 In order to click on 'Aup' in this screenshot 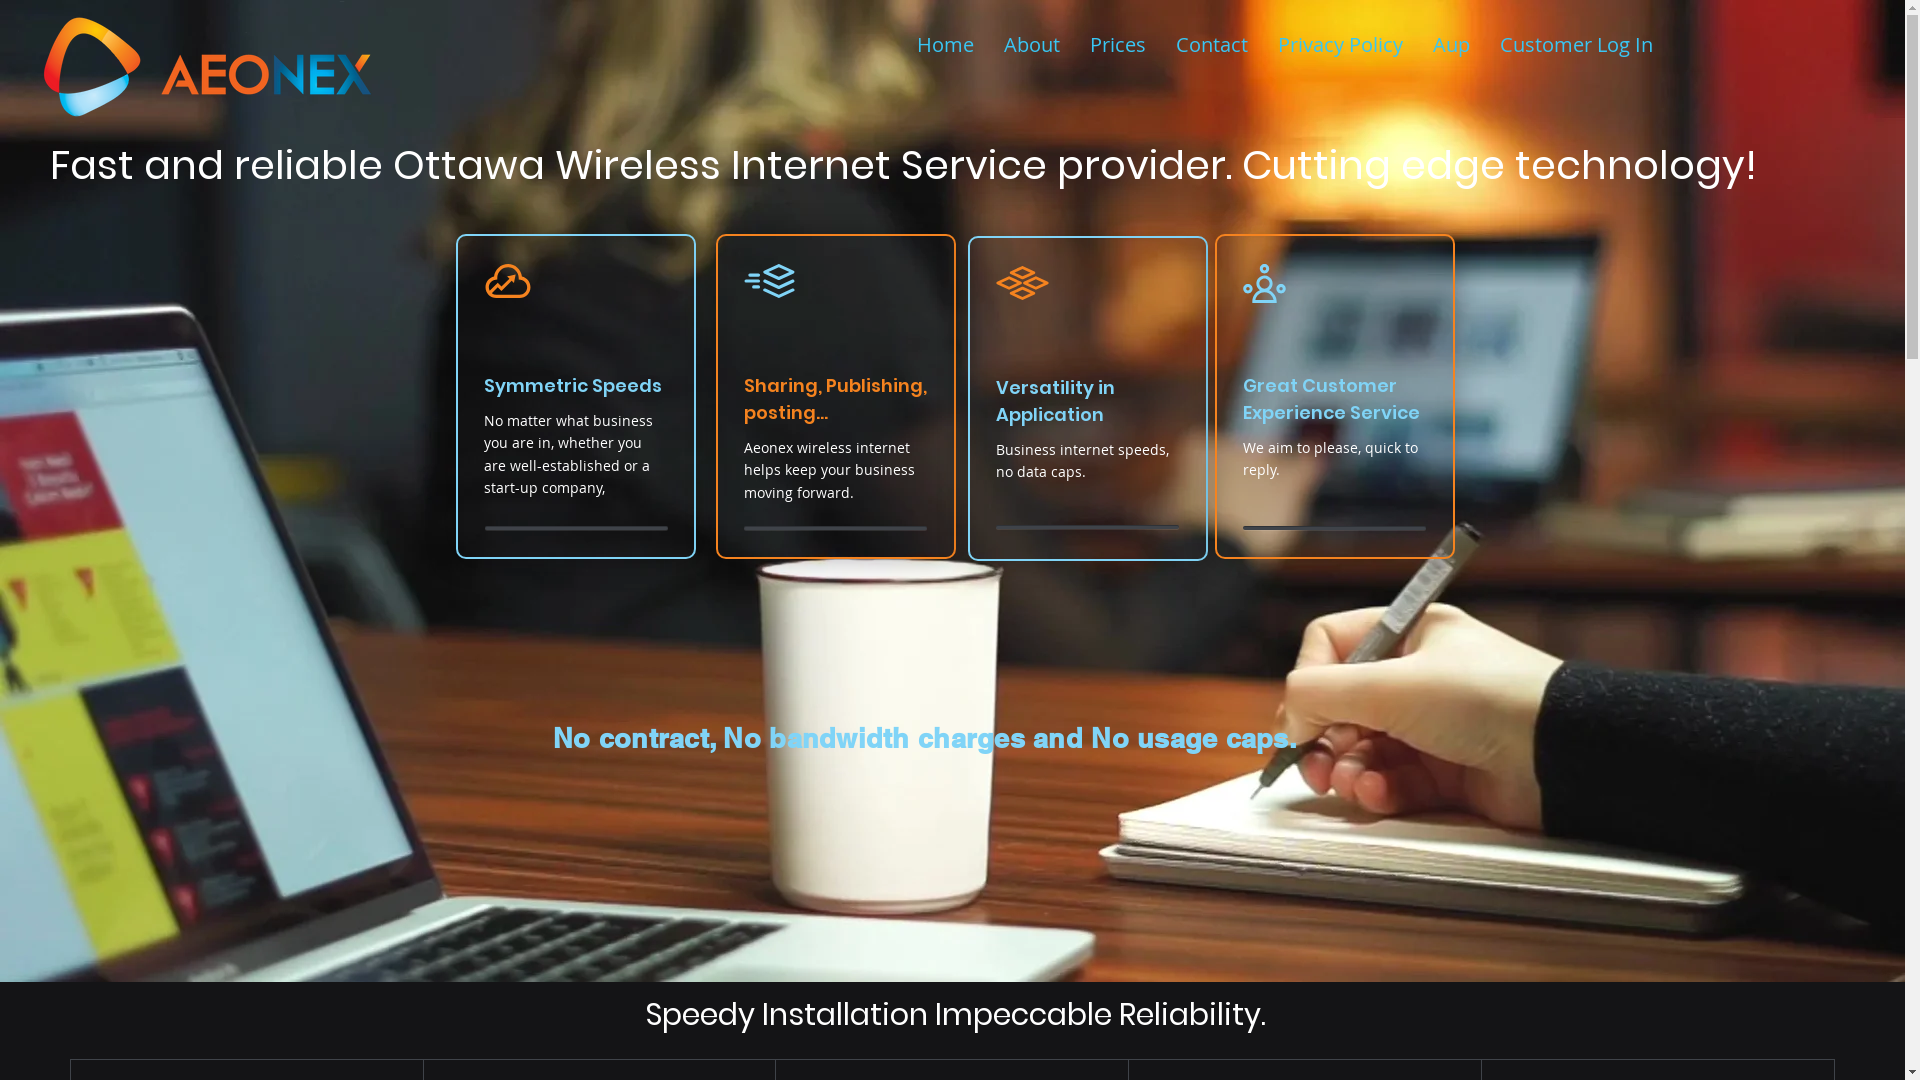, I will do `click(1451, 45)`.